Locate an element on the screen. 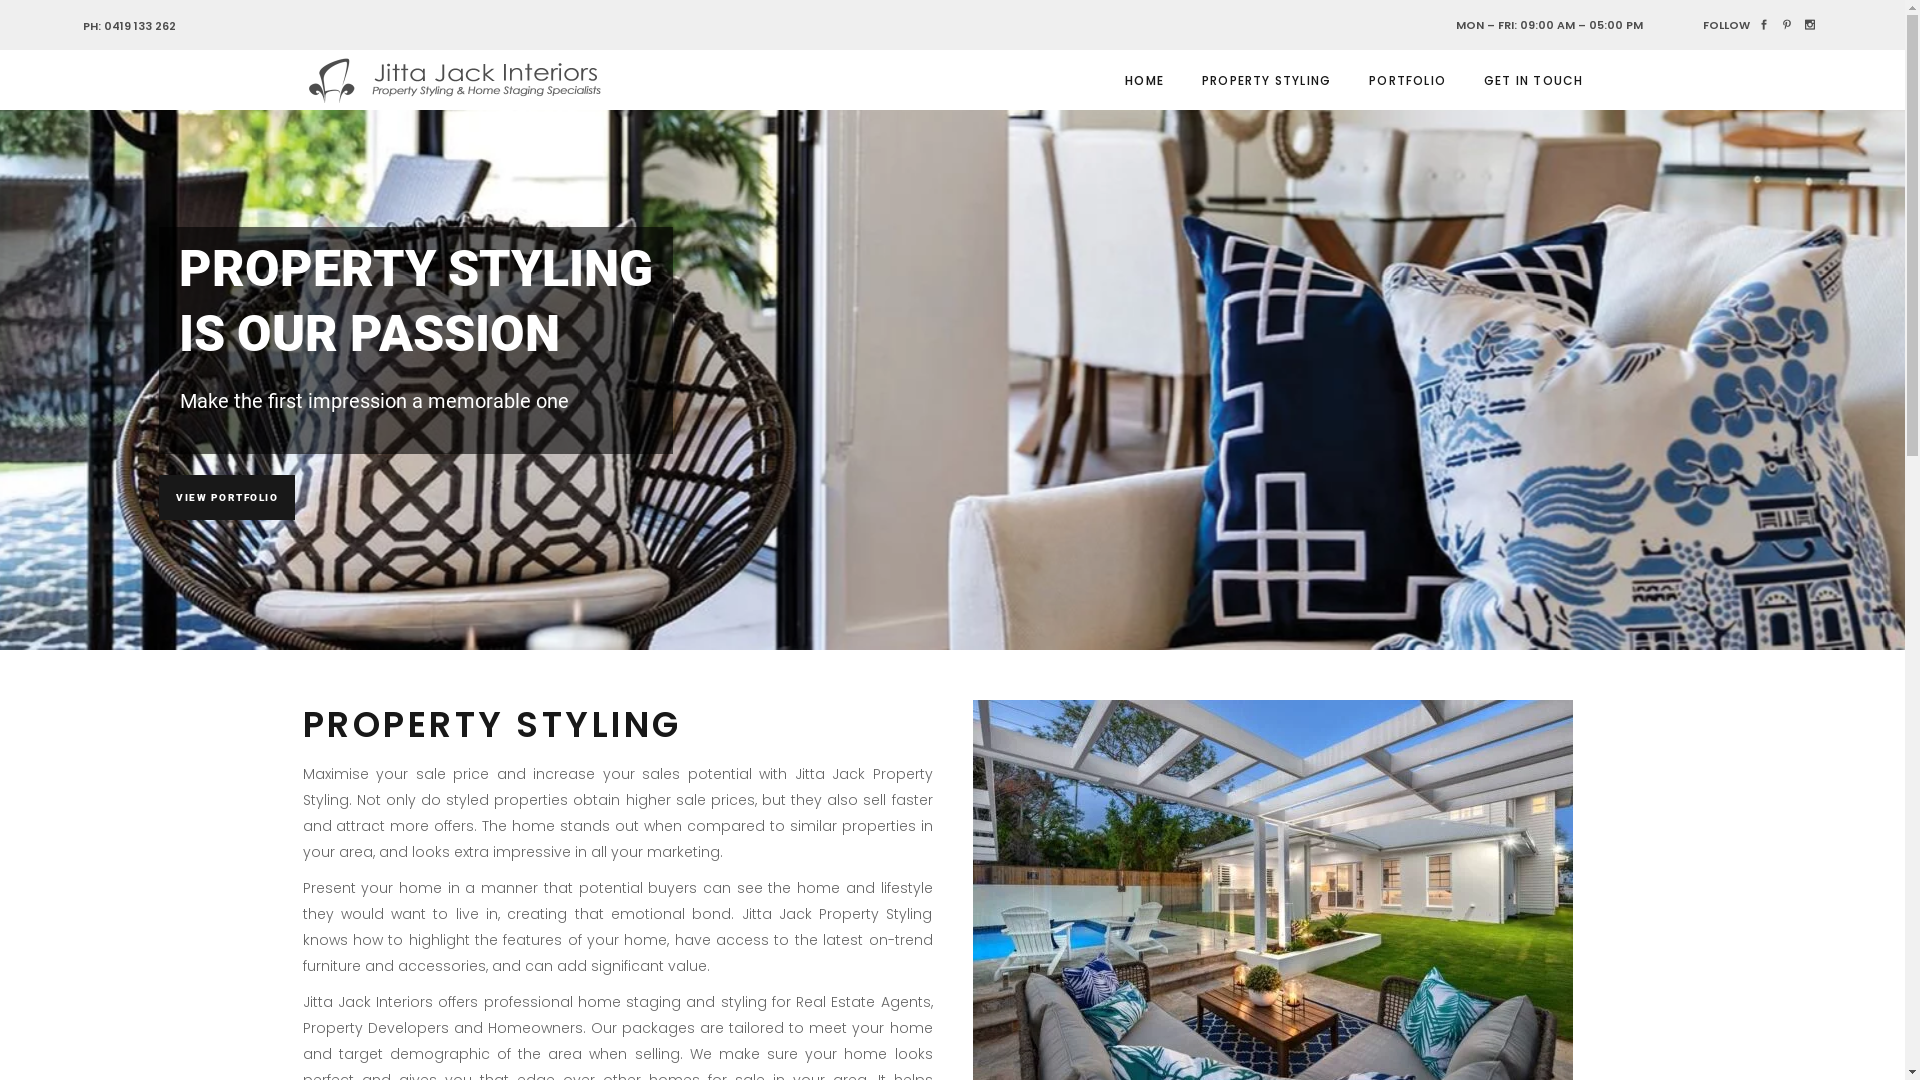  'PORTFOLIO' is located at coordinates (1406, 79).